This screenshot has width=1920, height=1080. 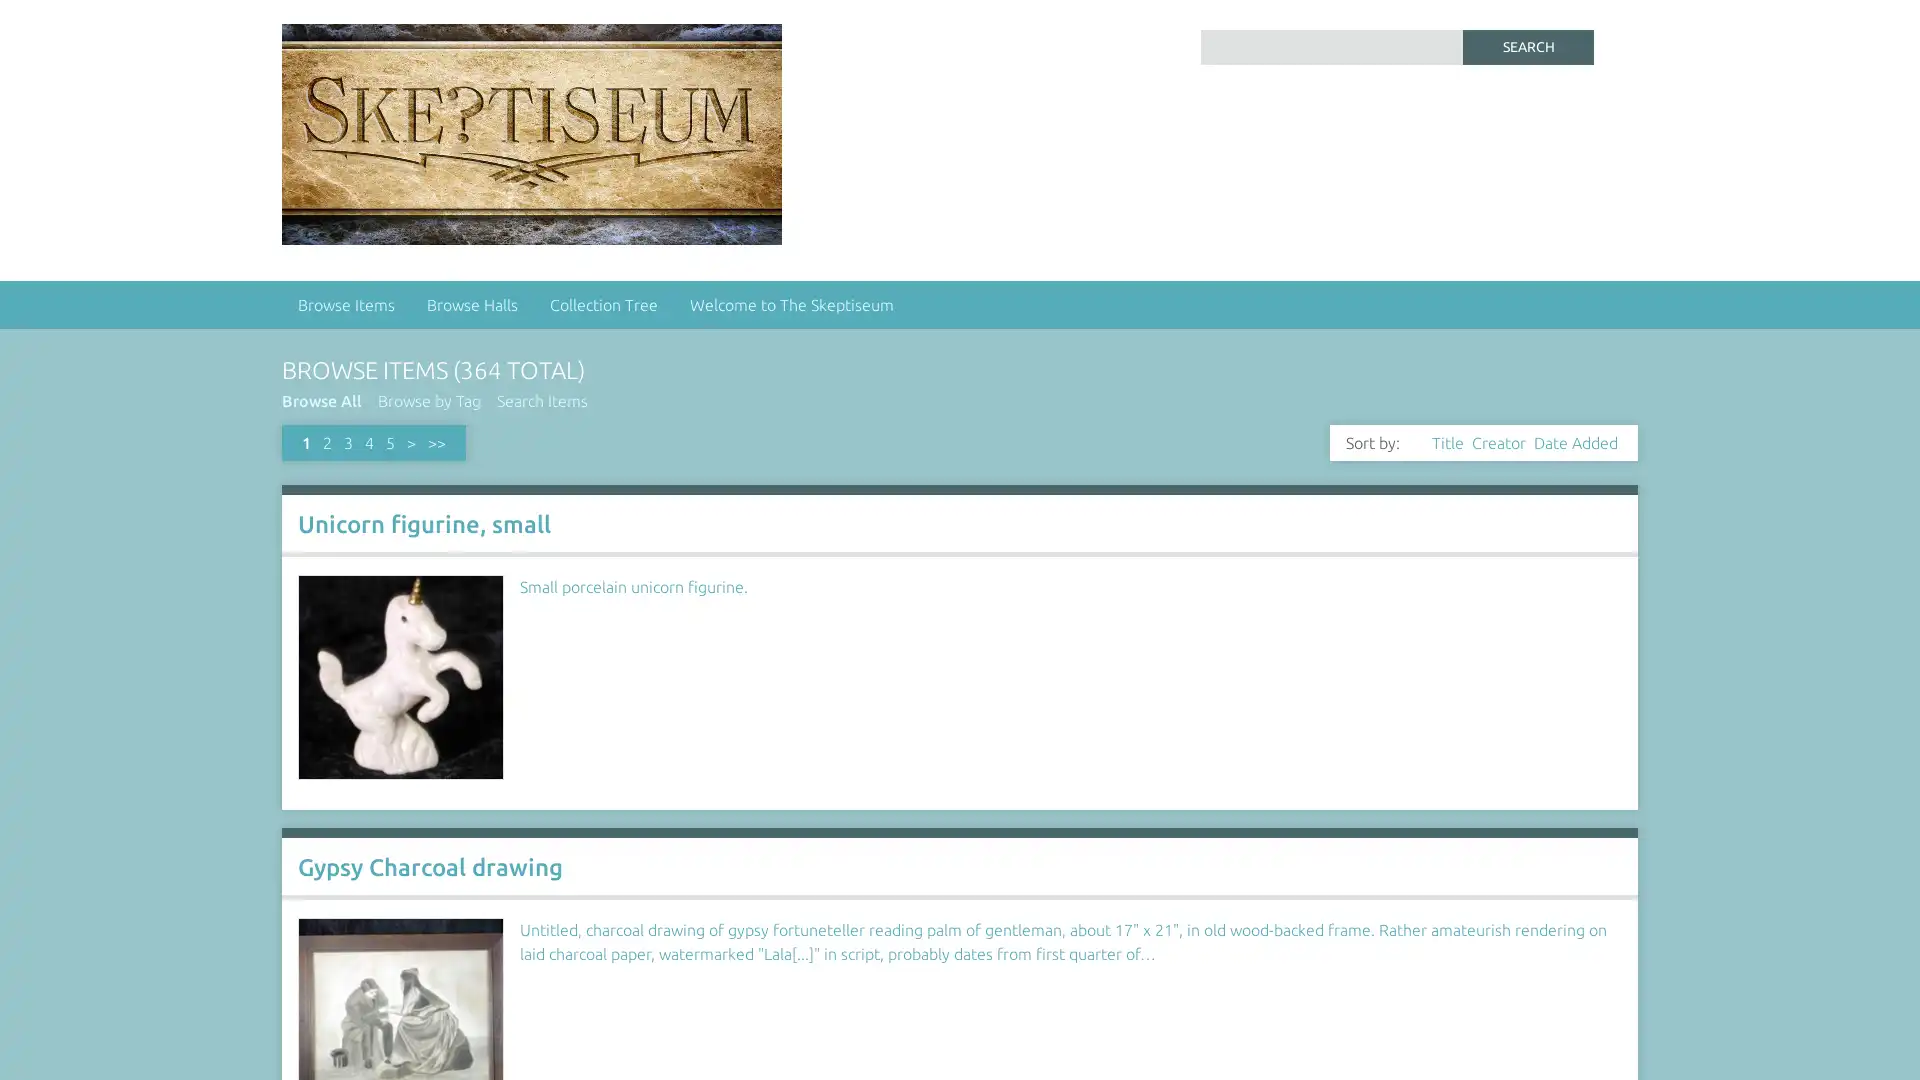 I want to click on Search, so click(x=1526, y=46).